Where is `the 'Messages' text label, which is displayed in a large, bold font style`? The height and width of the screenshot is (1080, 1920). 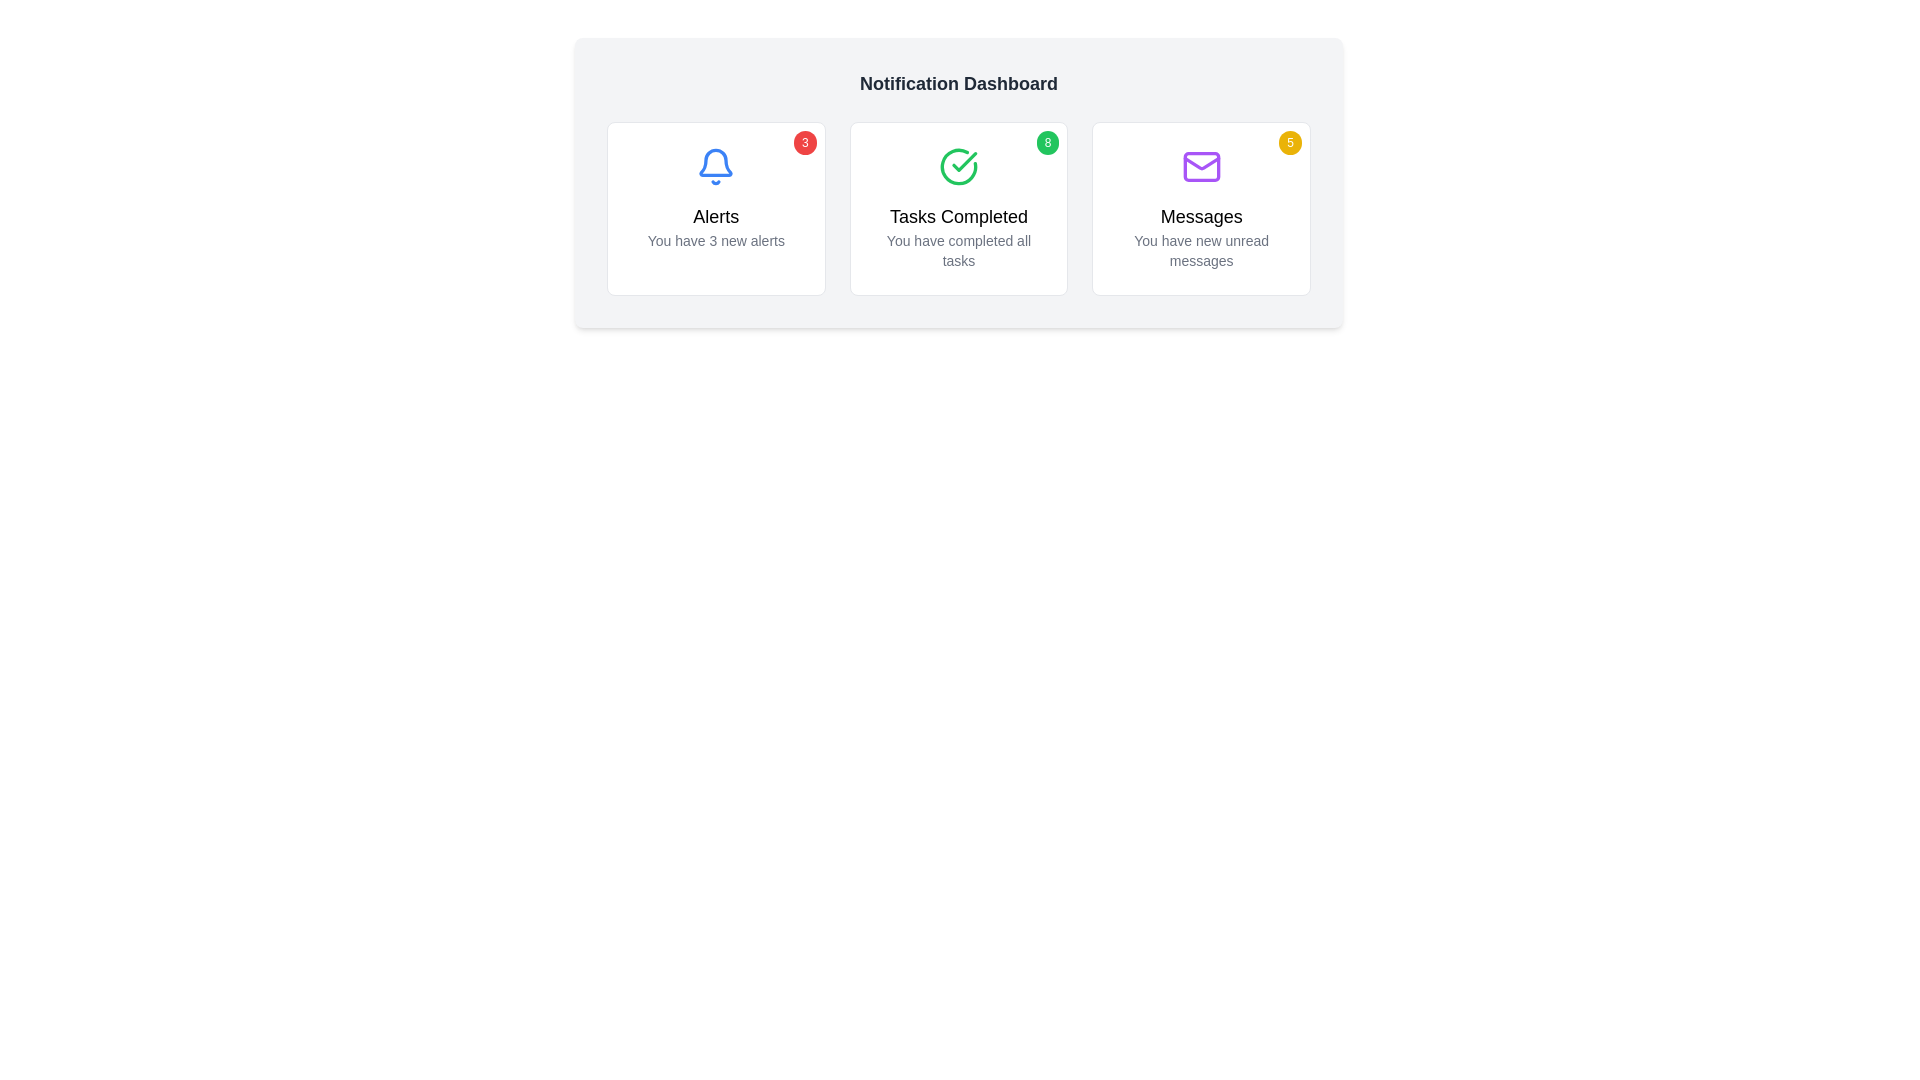 the 'Messages' text label, which is displayed in a large, bold font style is located at coordinates (1200, 216).